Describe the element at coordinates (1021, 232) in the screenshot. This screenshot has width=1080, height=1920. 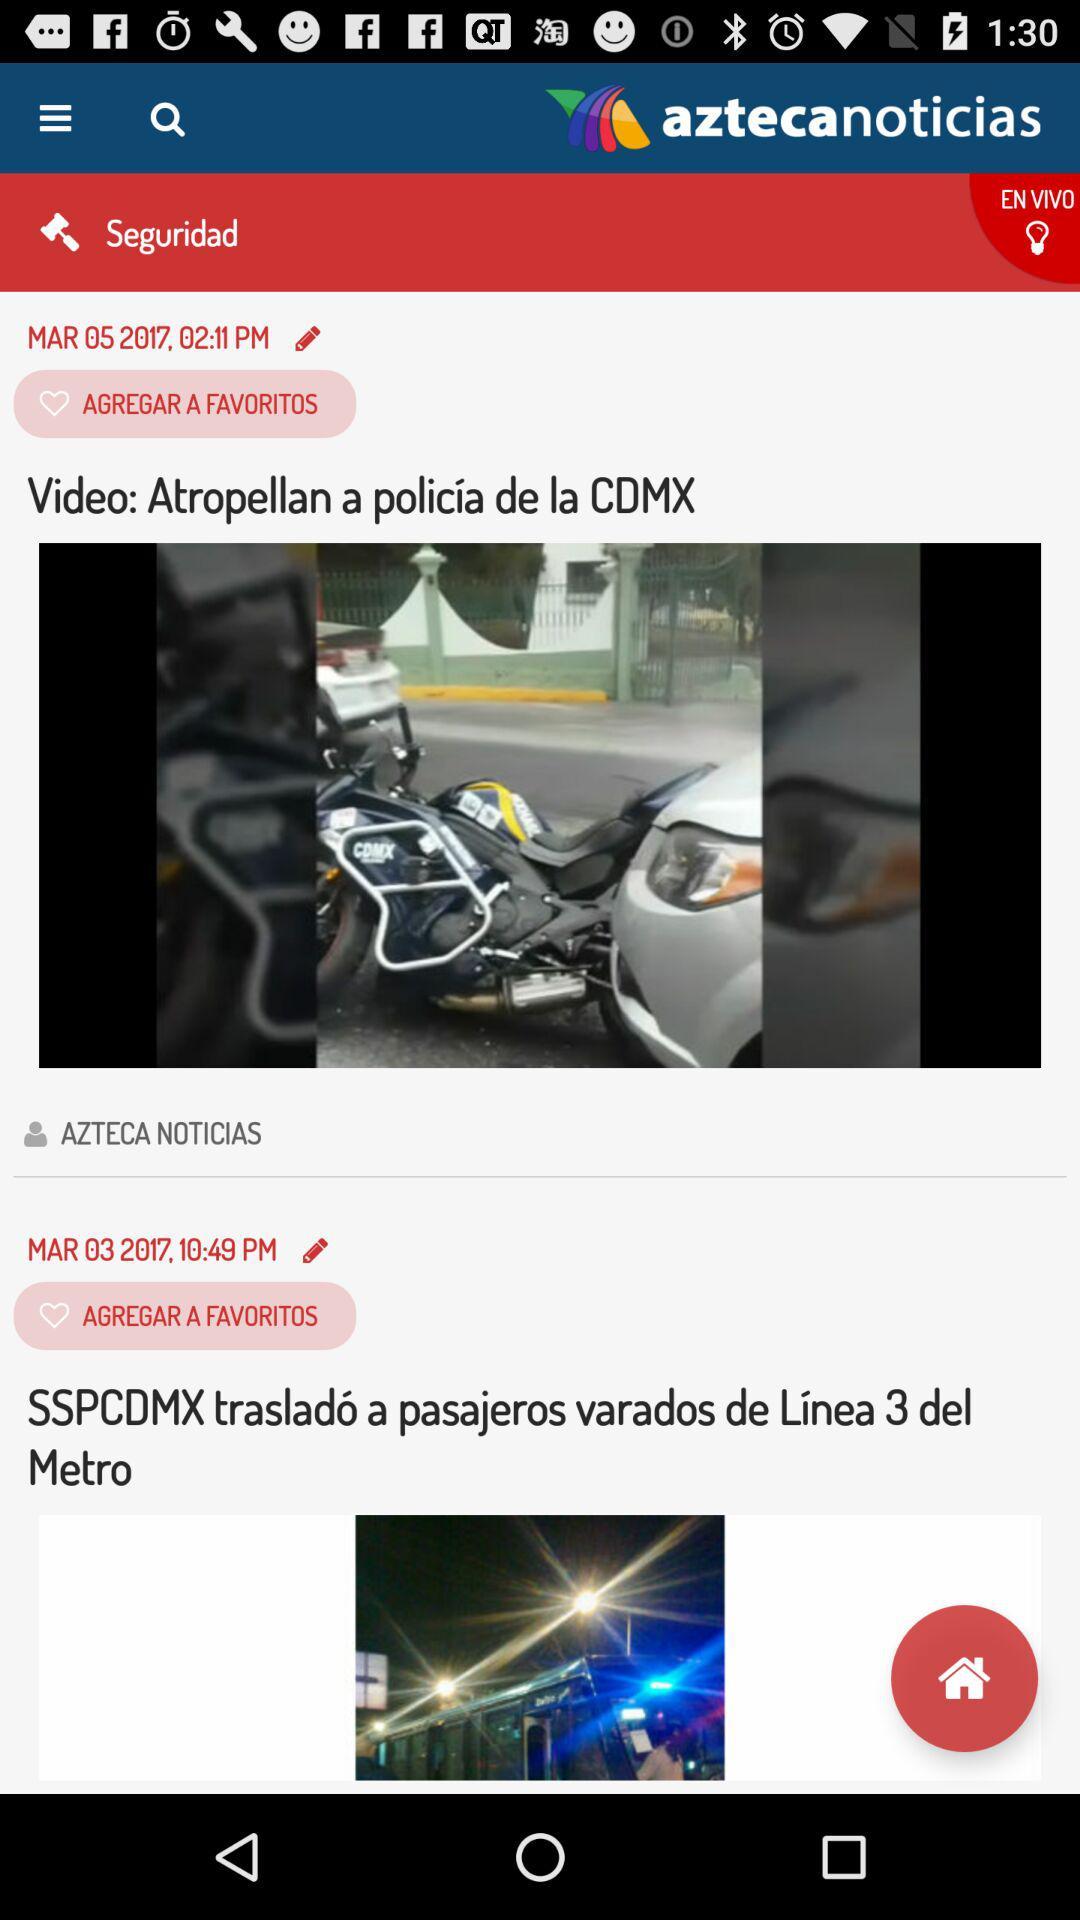
I see `the button below the logo on the web page` at that location.